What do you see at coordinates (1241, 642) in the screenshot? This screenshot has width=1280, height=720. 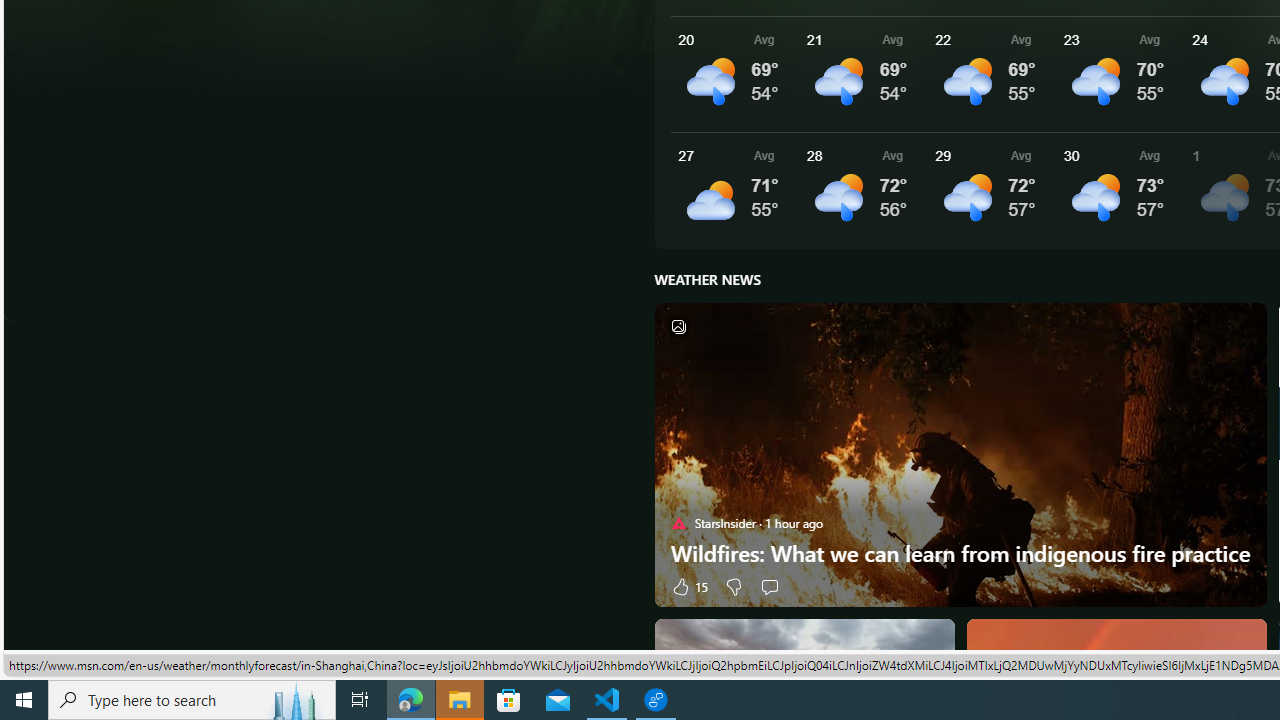 I see `'See more'` at bounding box center [1241, 642].